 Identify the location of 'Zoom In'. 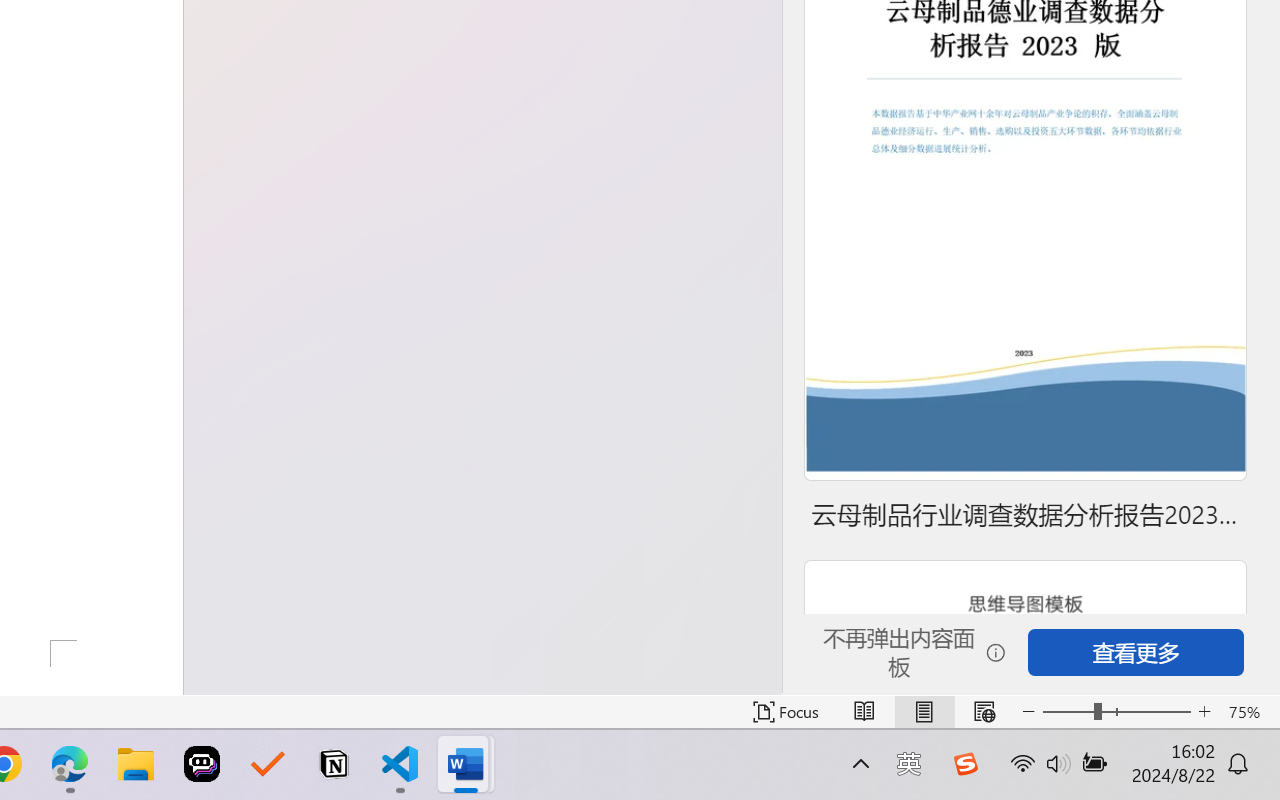
(1204, 711).